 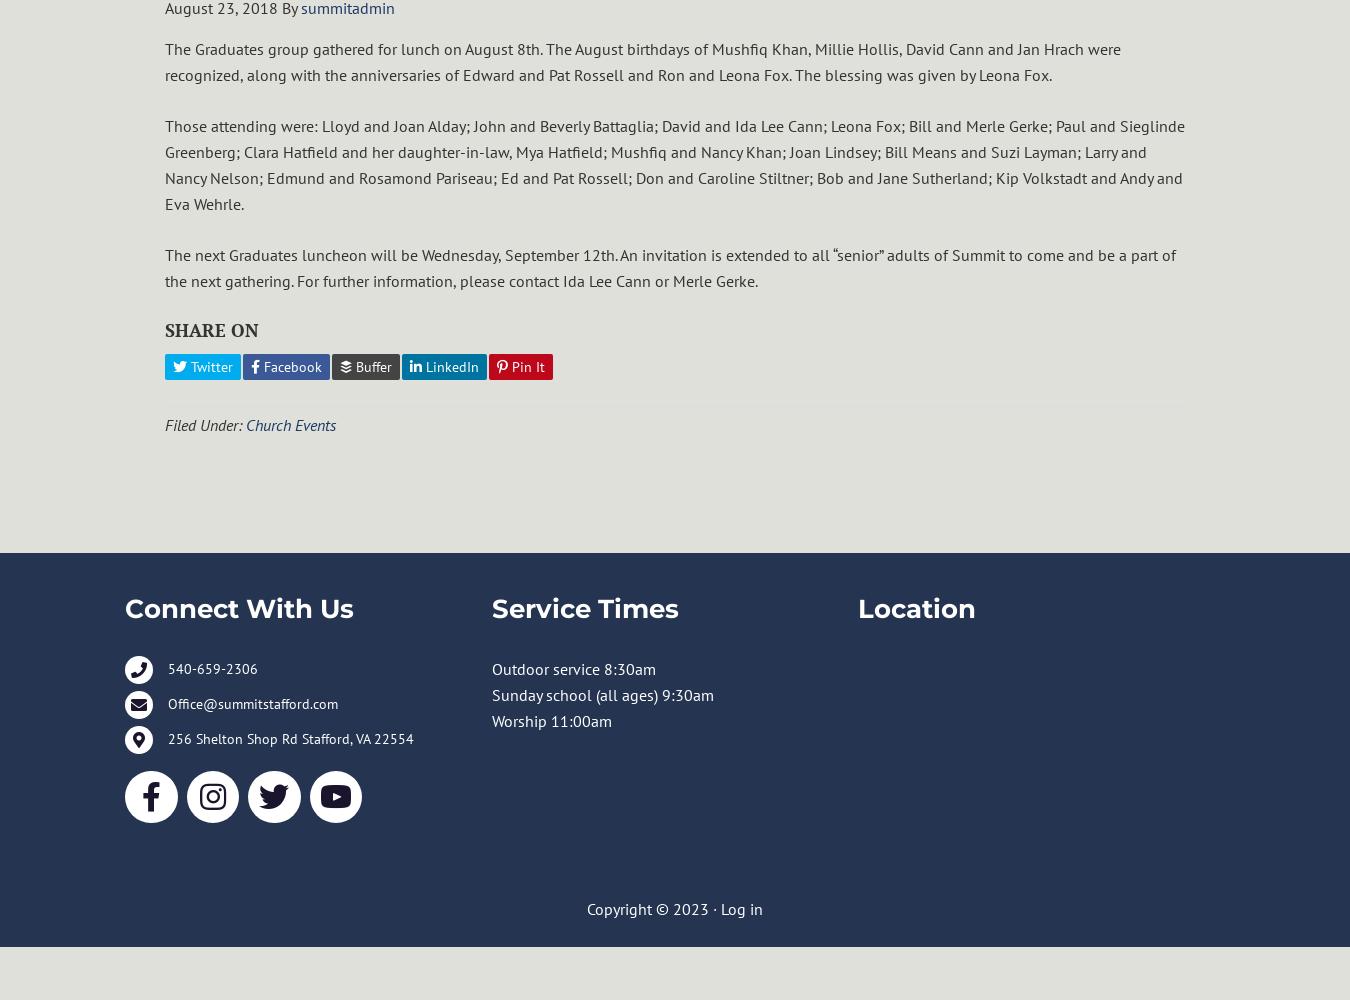 I want to click on 'Worship 11:00am', so click(x=549, y=719).